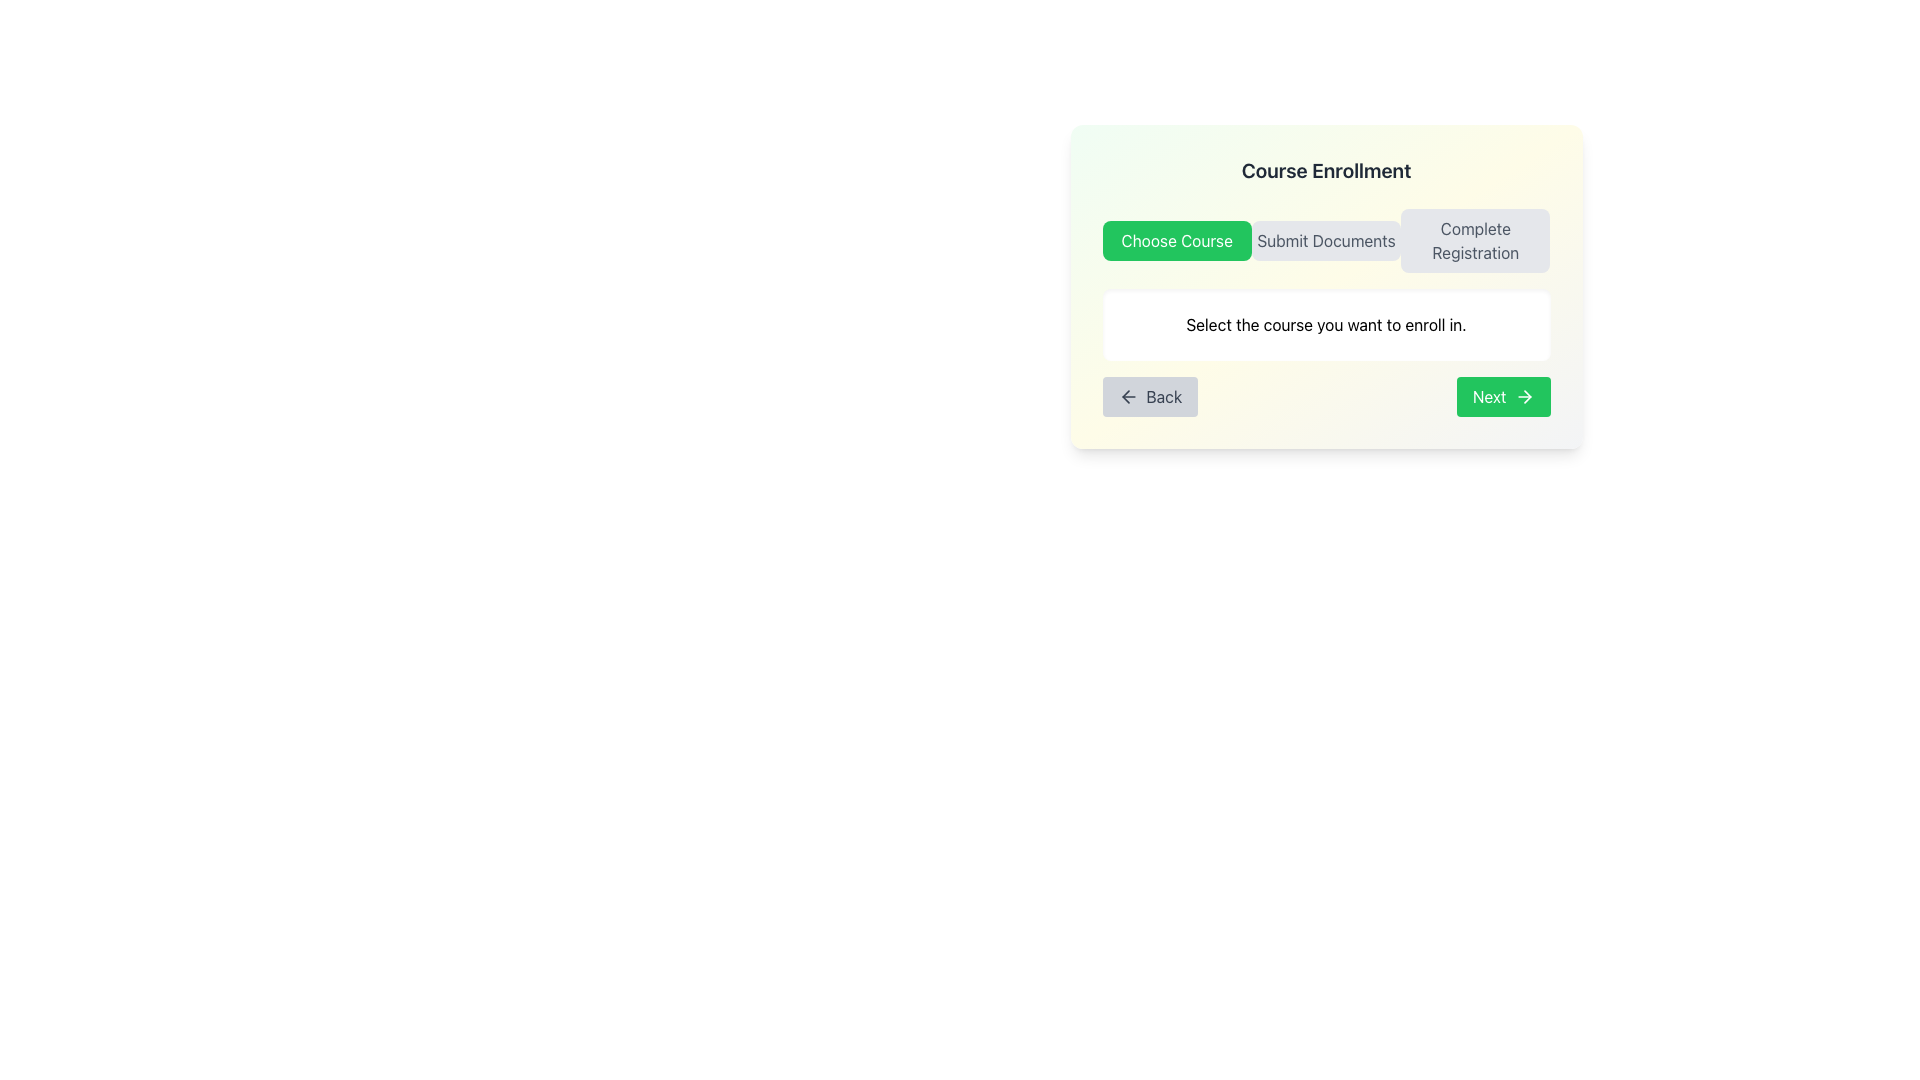 This screenshot has height=1080, width=1920. What do you see at coordinates (1526, 397) in the screenshot?
I see `the 'Next' button which contains the arrowhead icon for visual feedback` at bounding box center [1526, 397].